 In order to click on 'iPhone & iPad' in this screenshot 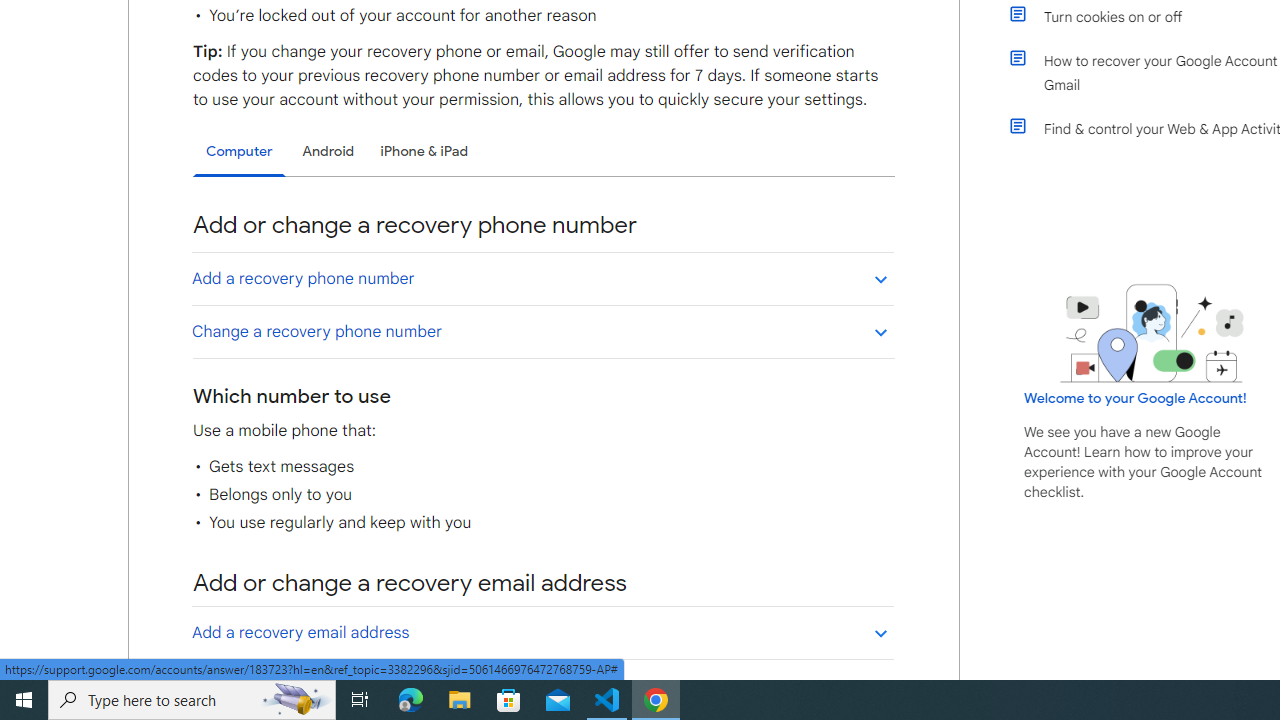, I will do `click(423, 150)`.